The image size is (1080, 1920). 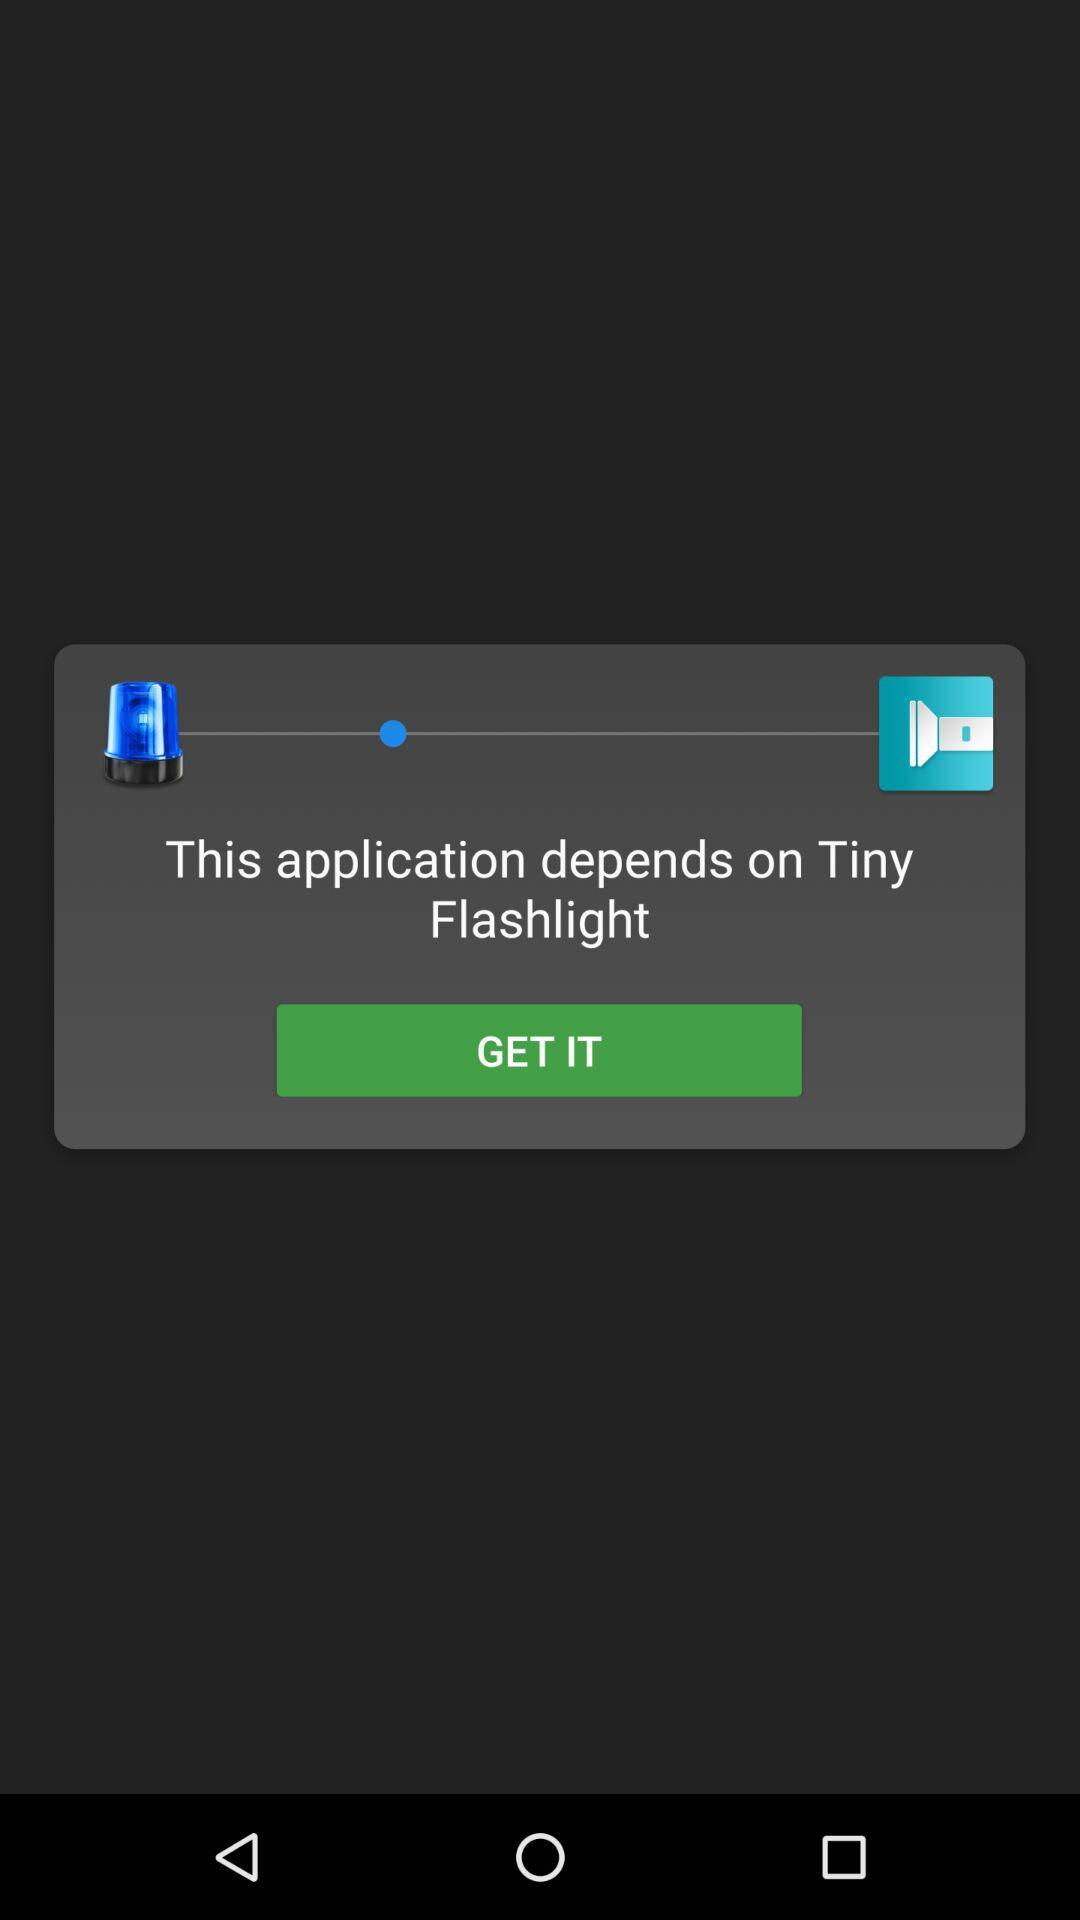 What do you see at coordinates (538, 1049) in the screenshot?
I see `the     get it` at bounding box center [538, 1049].